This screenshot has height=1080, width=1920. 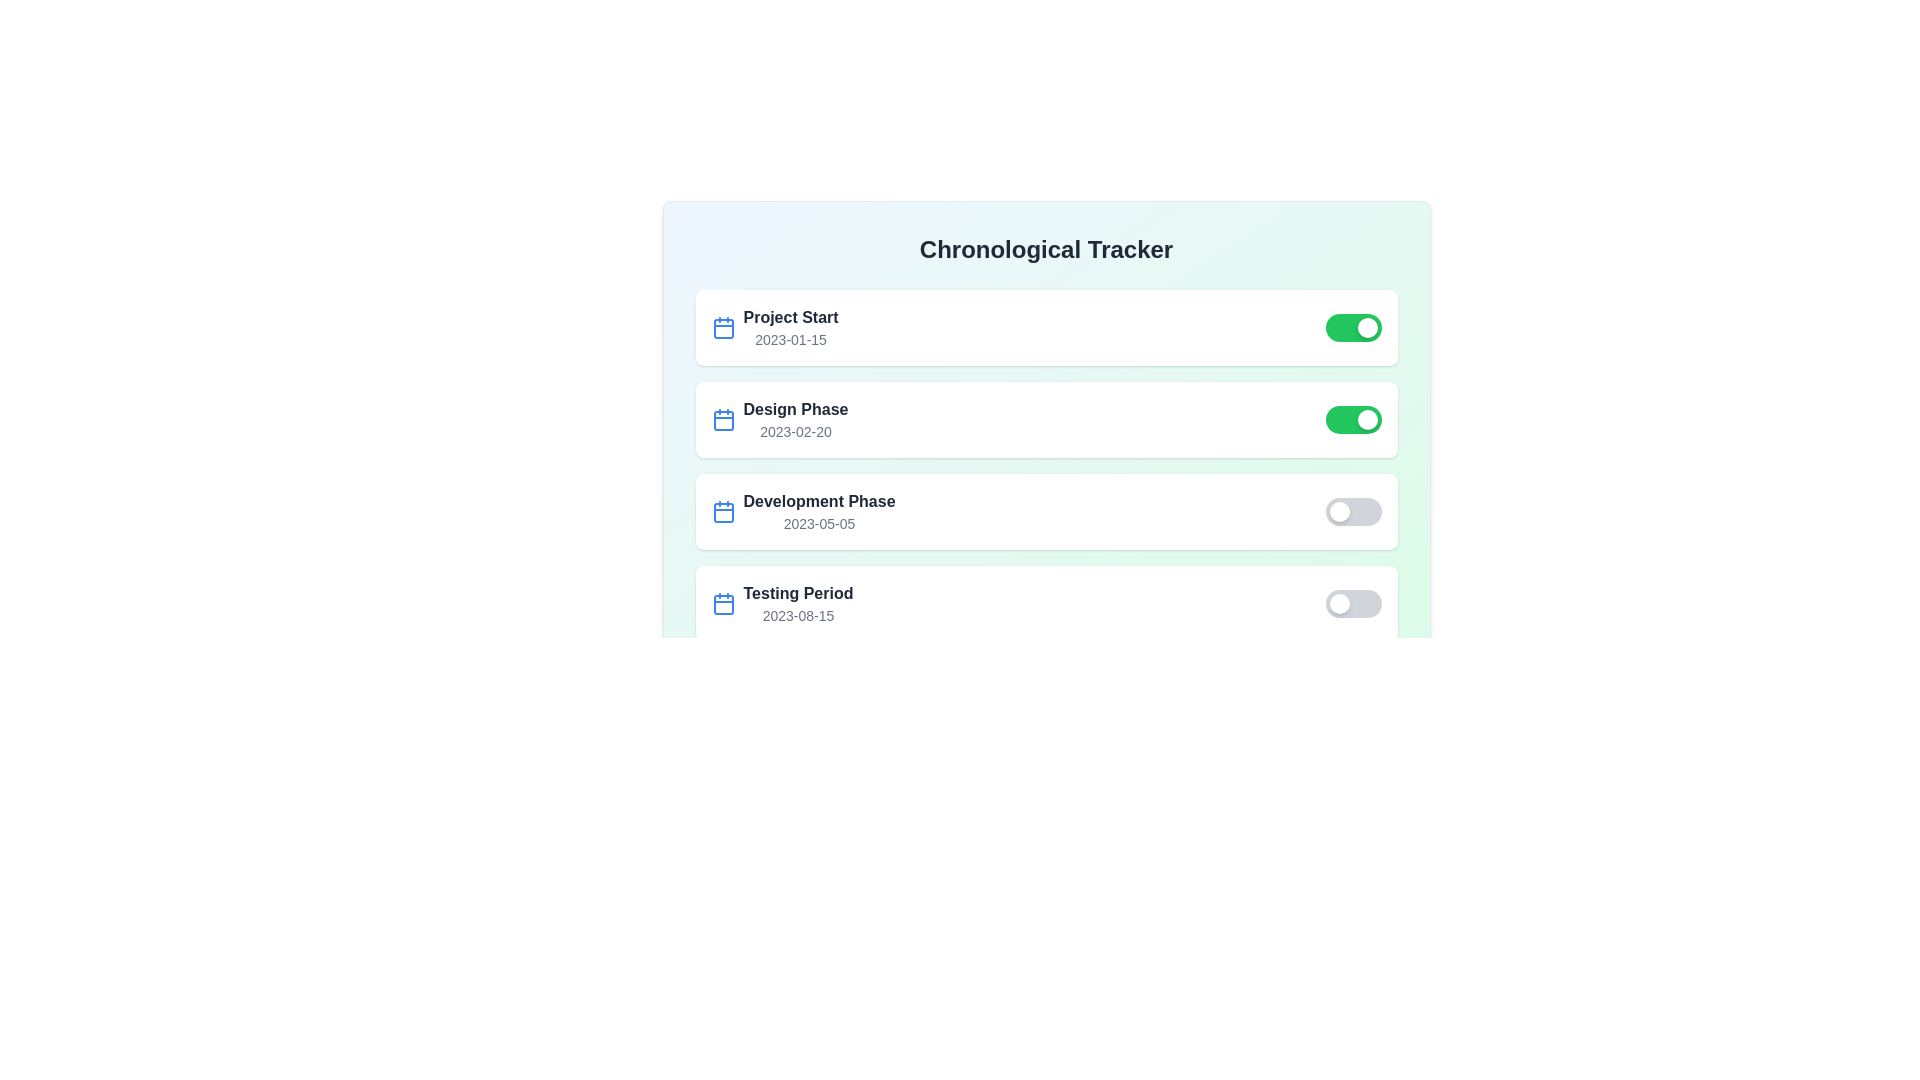 I want to click on the calendar icon for the milestone Testing Period, so click(x=722, y=603).